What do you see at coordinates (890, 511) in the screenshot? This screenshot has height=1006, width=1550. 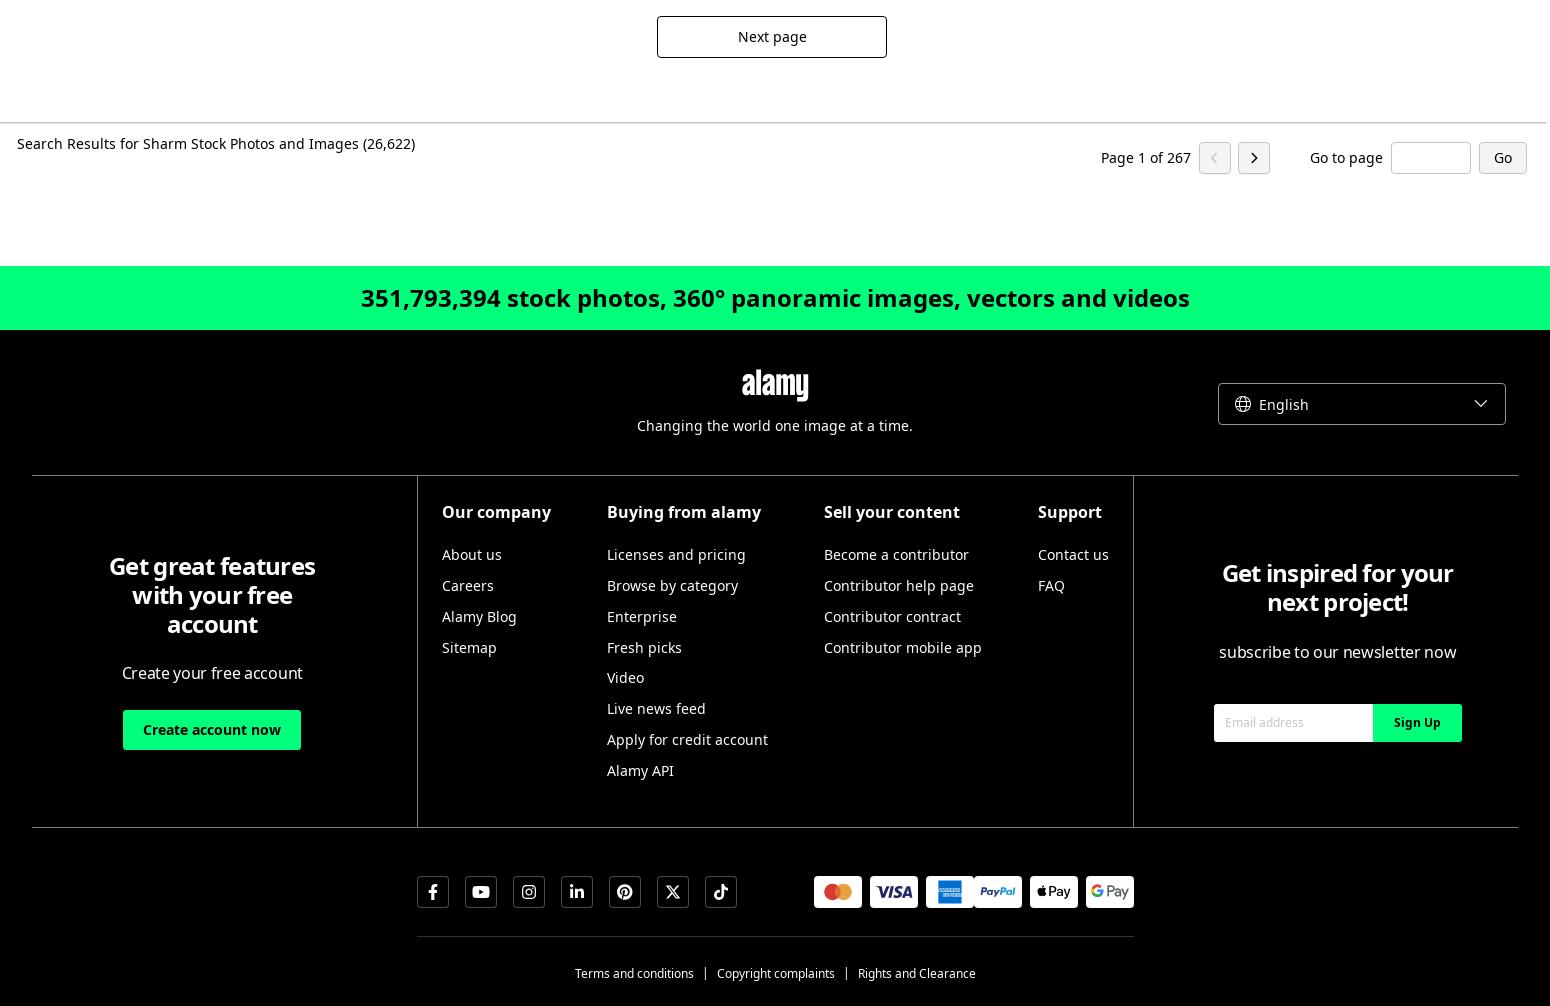 I see `'Sell your content'` at bounding box center [890, 511].